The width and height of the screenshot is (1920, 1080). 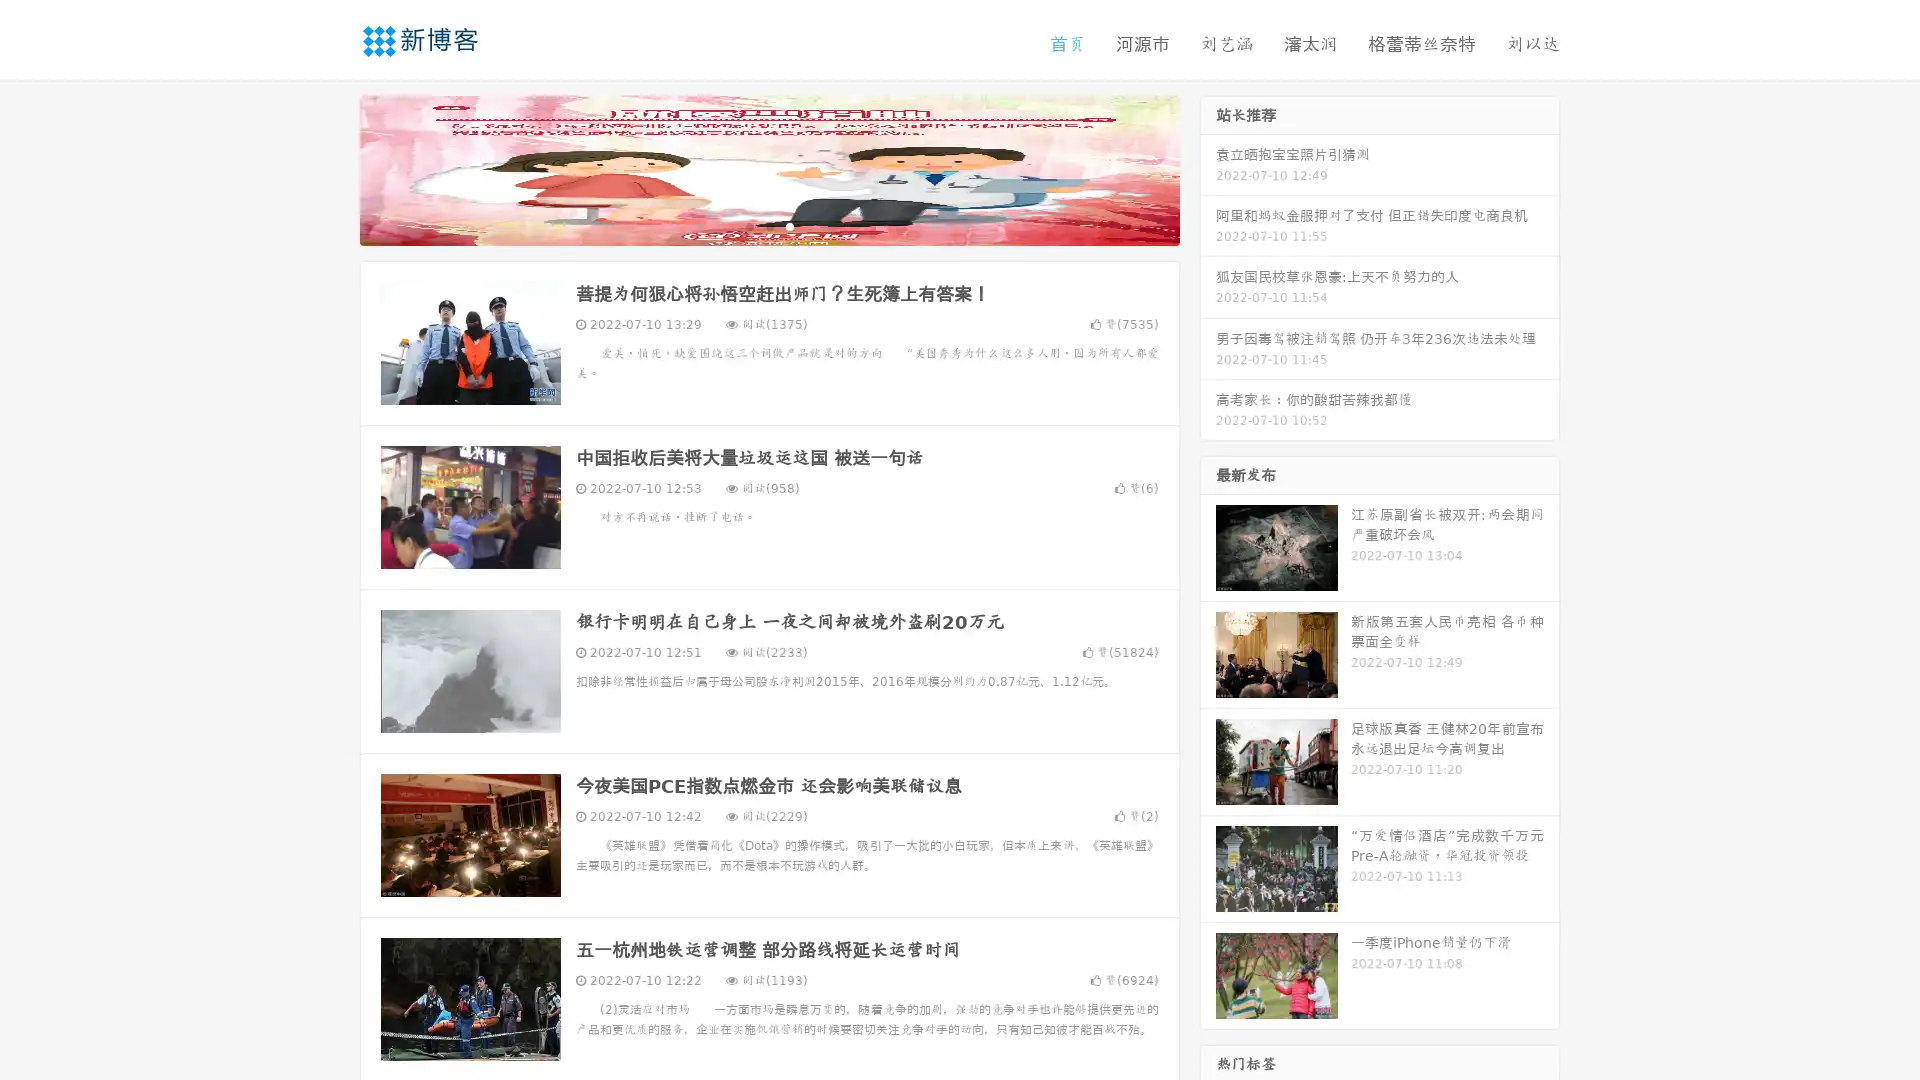 What do you see at coordinates (330, 168) in the screenshot?
I see `Previous slide` at bounding box center [330, 168].